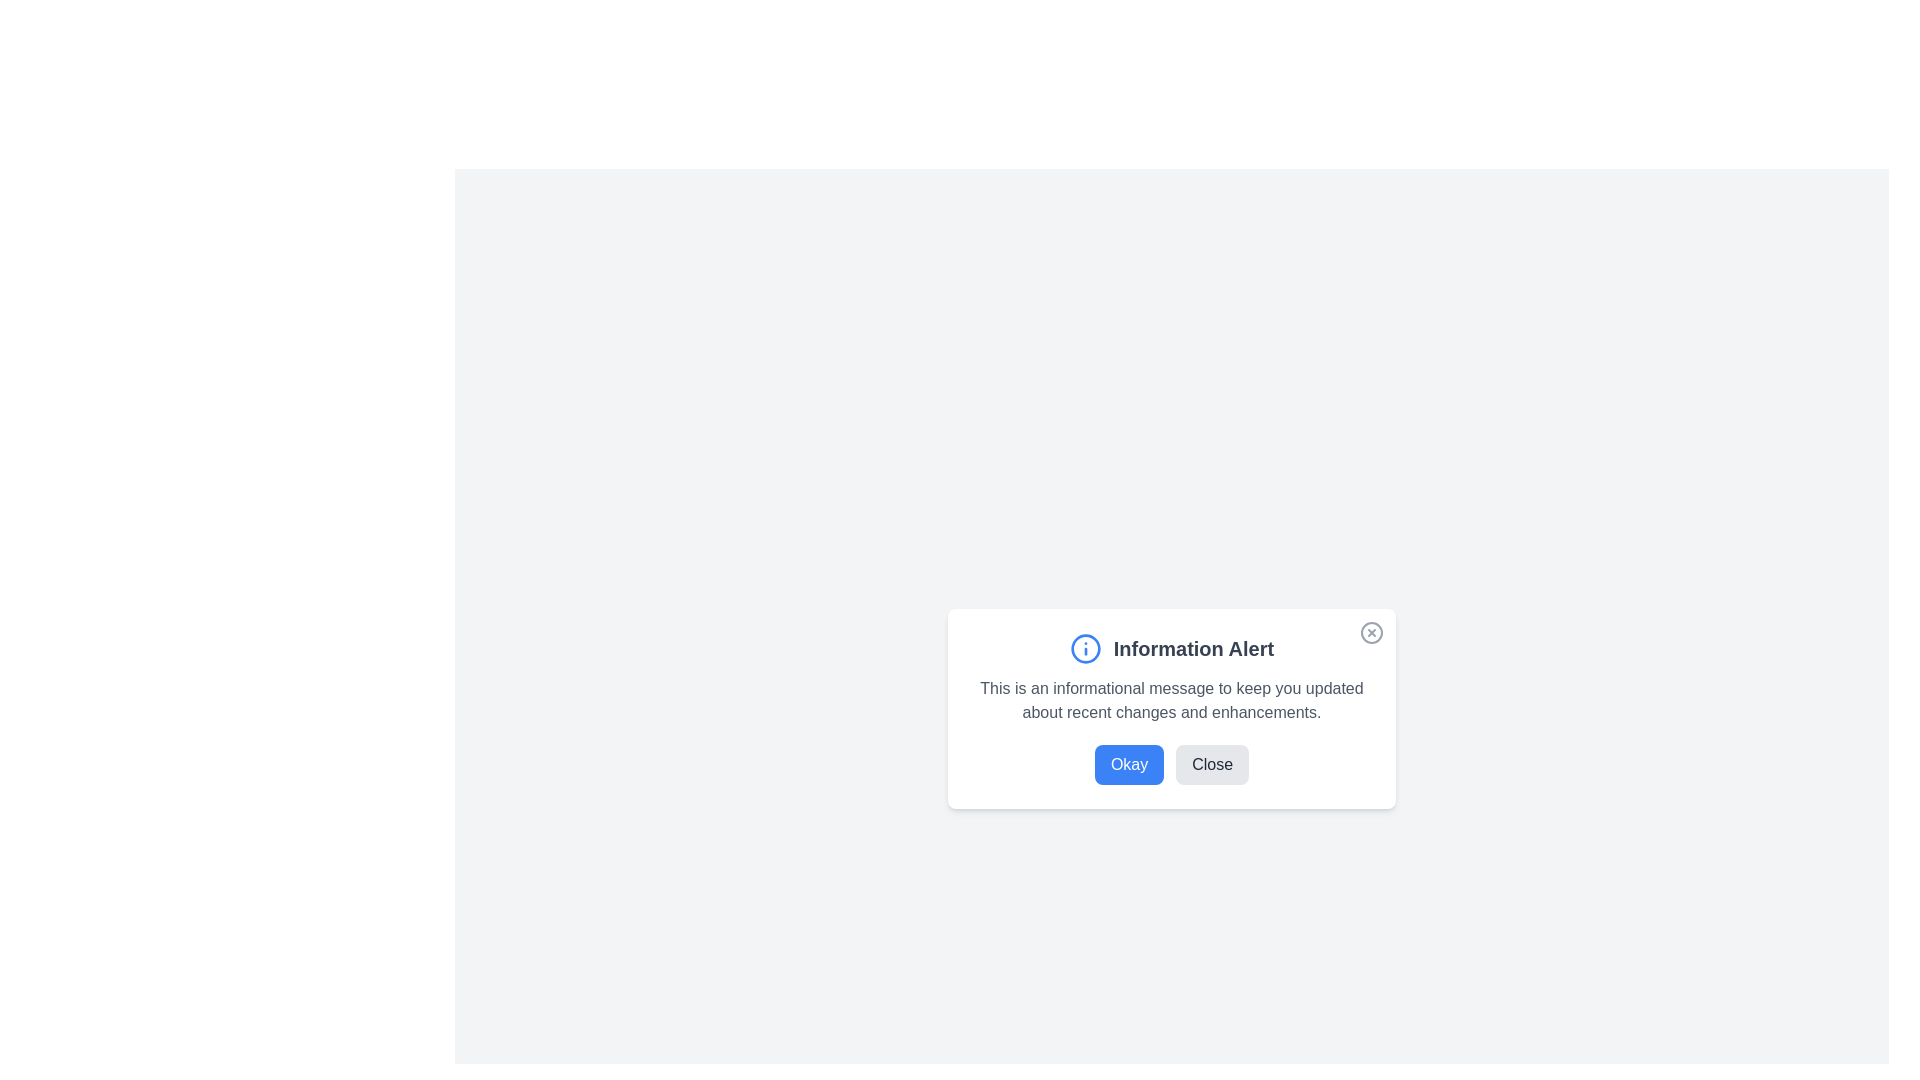 The height and width of the screenshot is (1080, 1920). I want to click on the rectangular 'Close' button with bold black text on a light gray background, located at the bottom-right corner of the modal dialog box, so click(1211, 764).